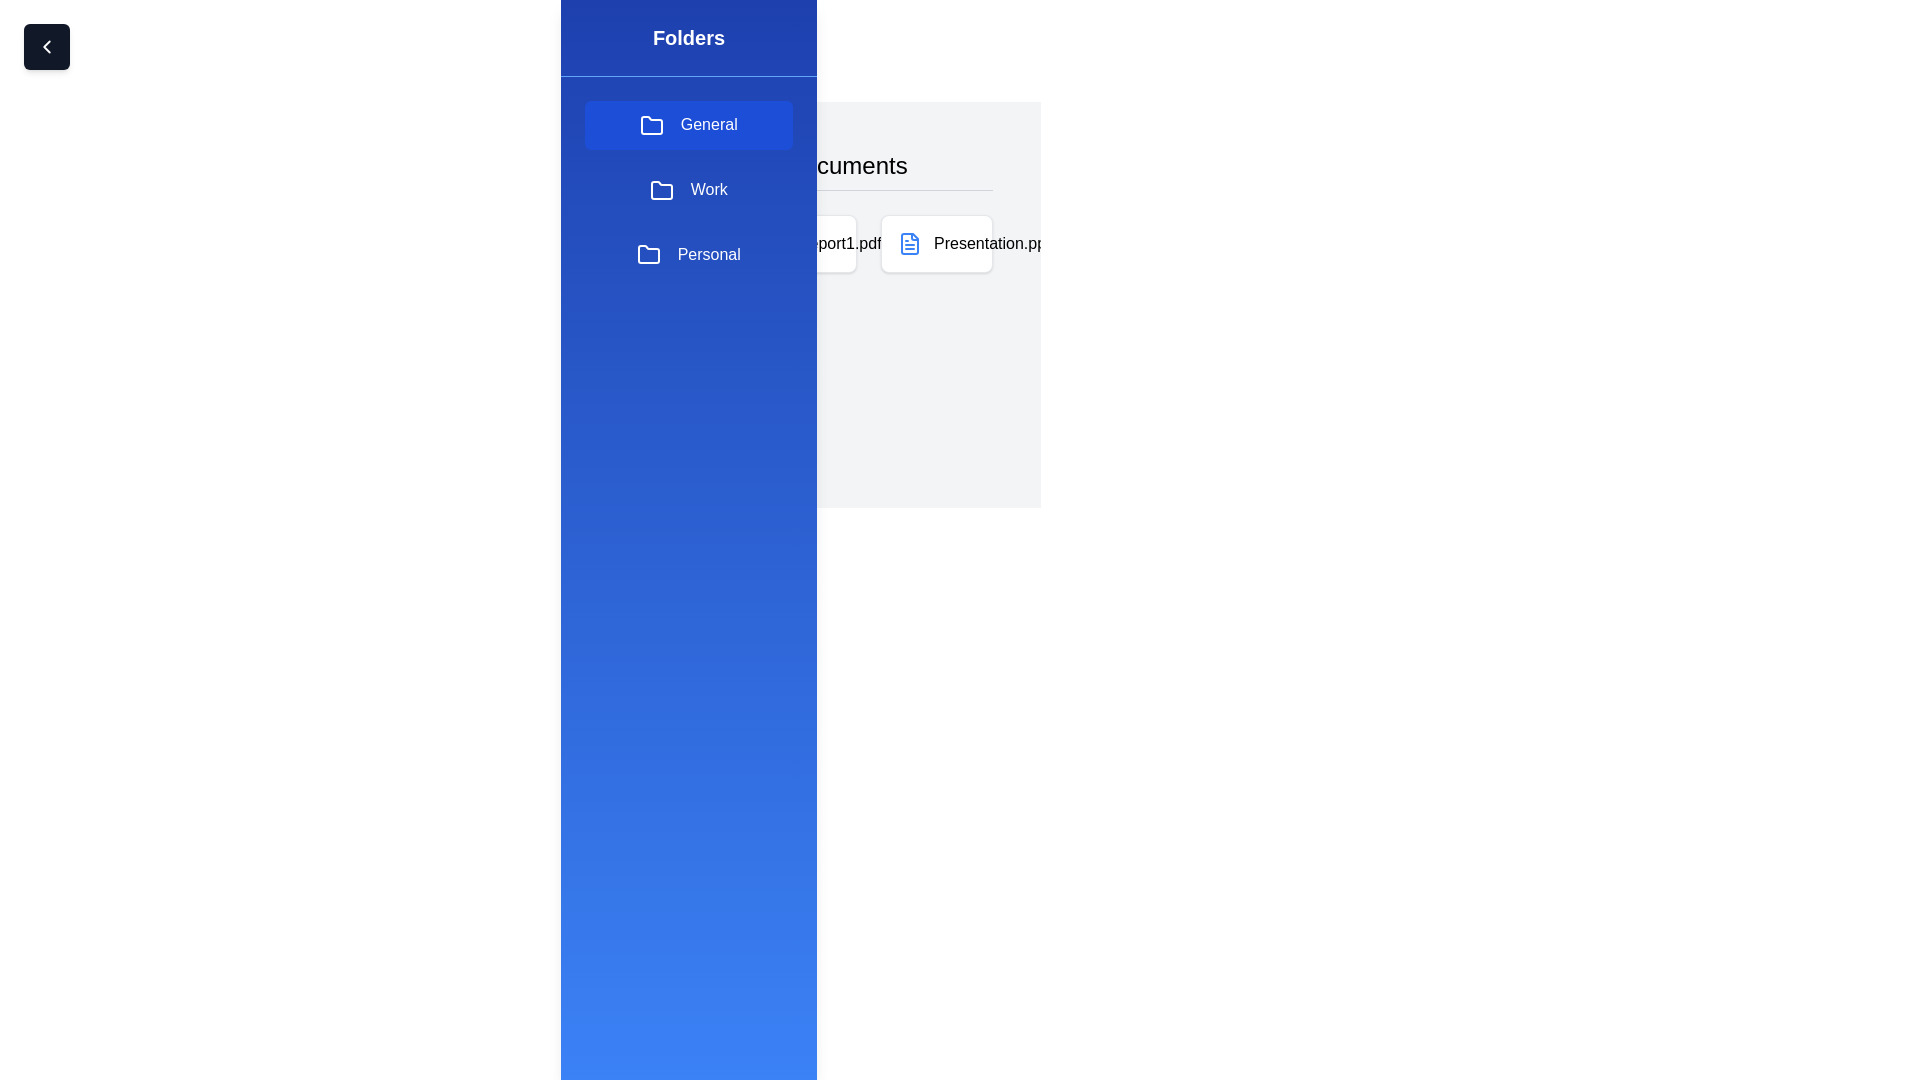  What do you see at coordinates (689, 189) in the screenshot?
I see `the 'Work' folder menu item, which is the second item` at bounding box center [689, 189].